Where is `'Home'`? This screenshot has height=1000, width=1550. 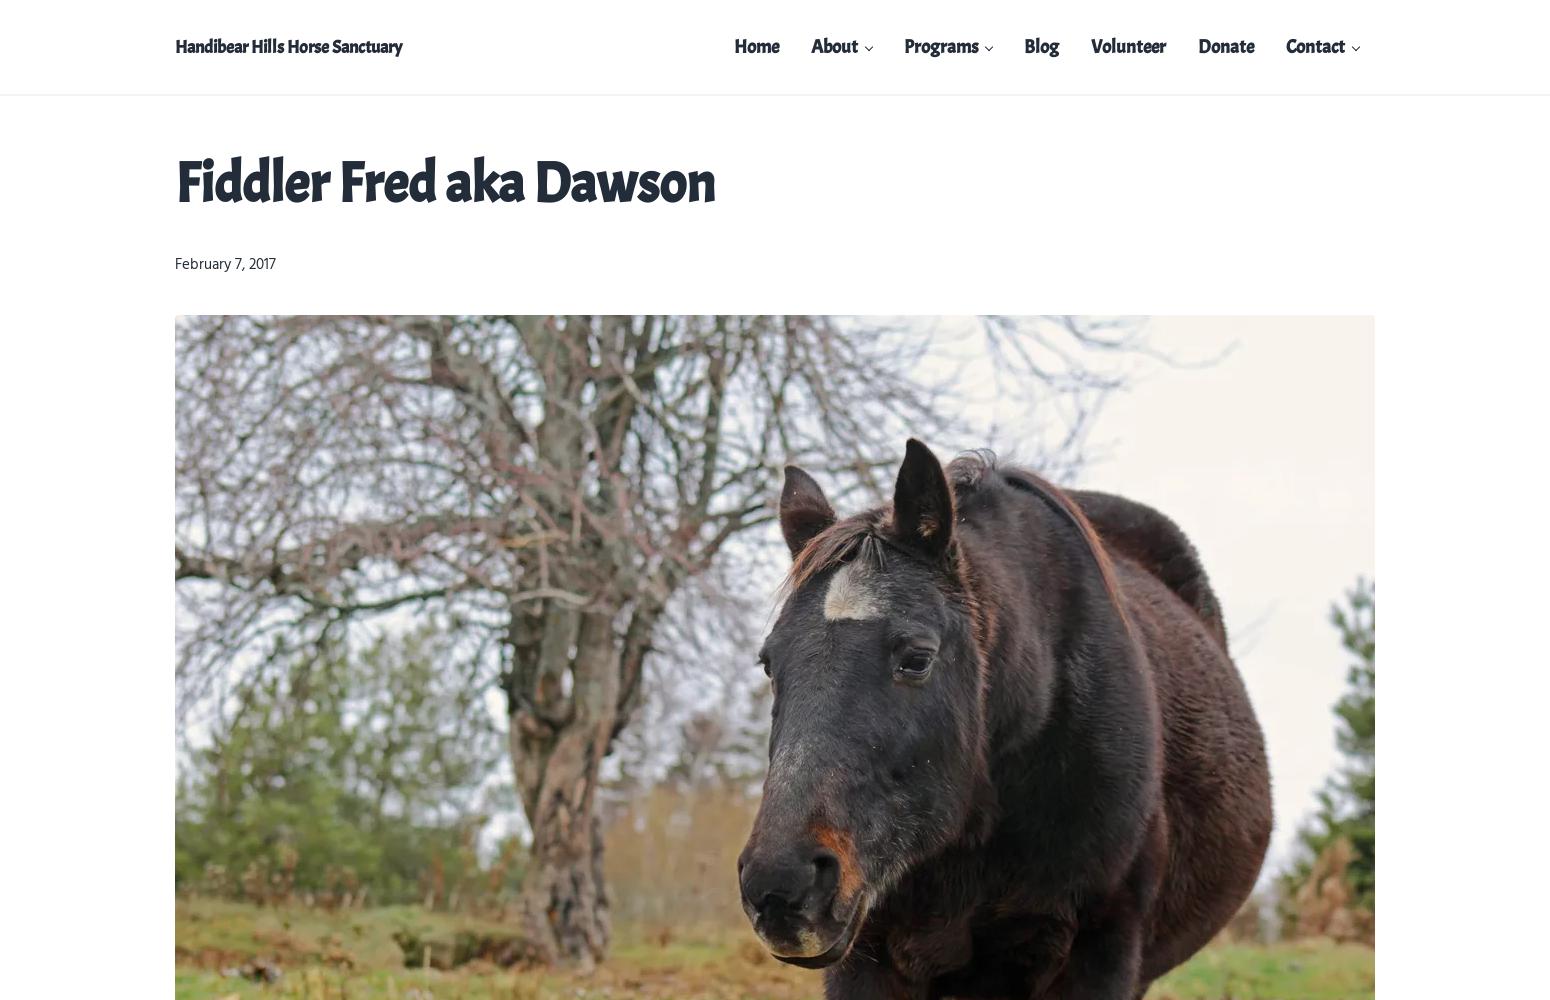
'Home' is located at coordinates (733, 46).